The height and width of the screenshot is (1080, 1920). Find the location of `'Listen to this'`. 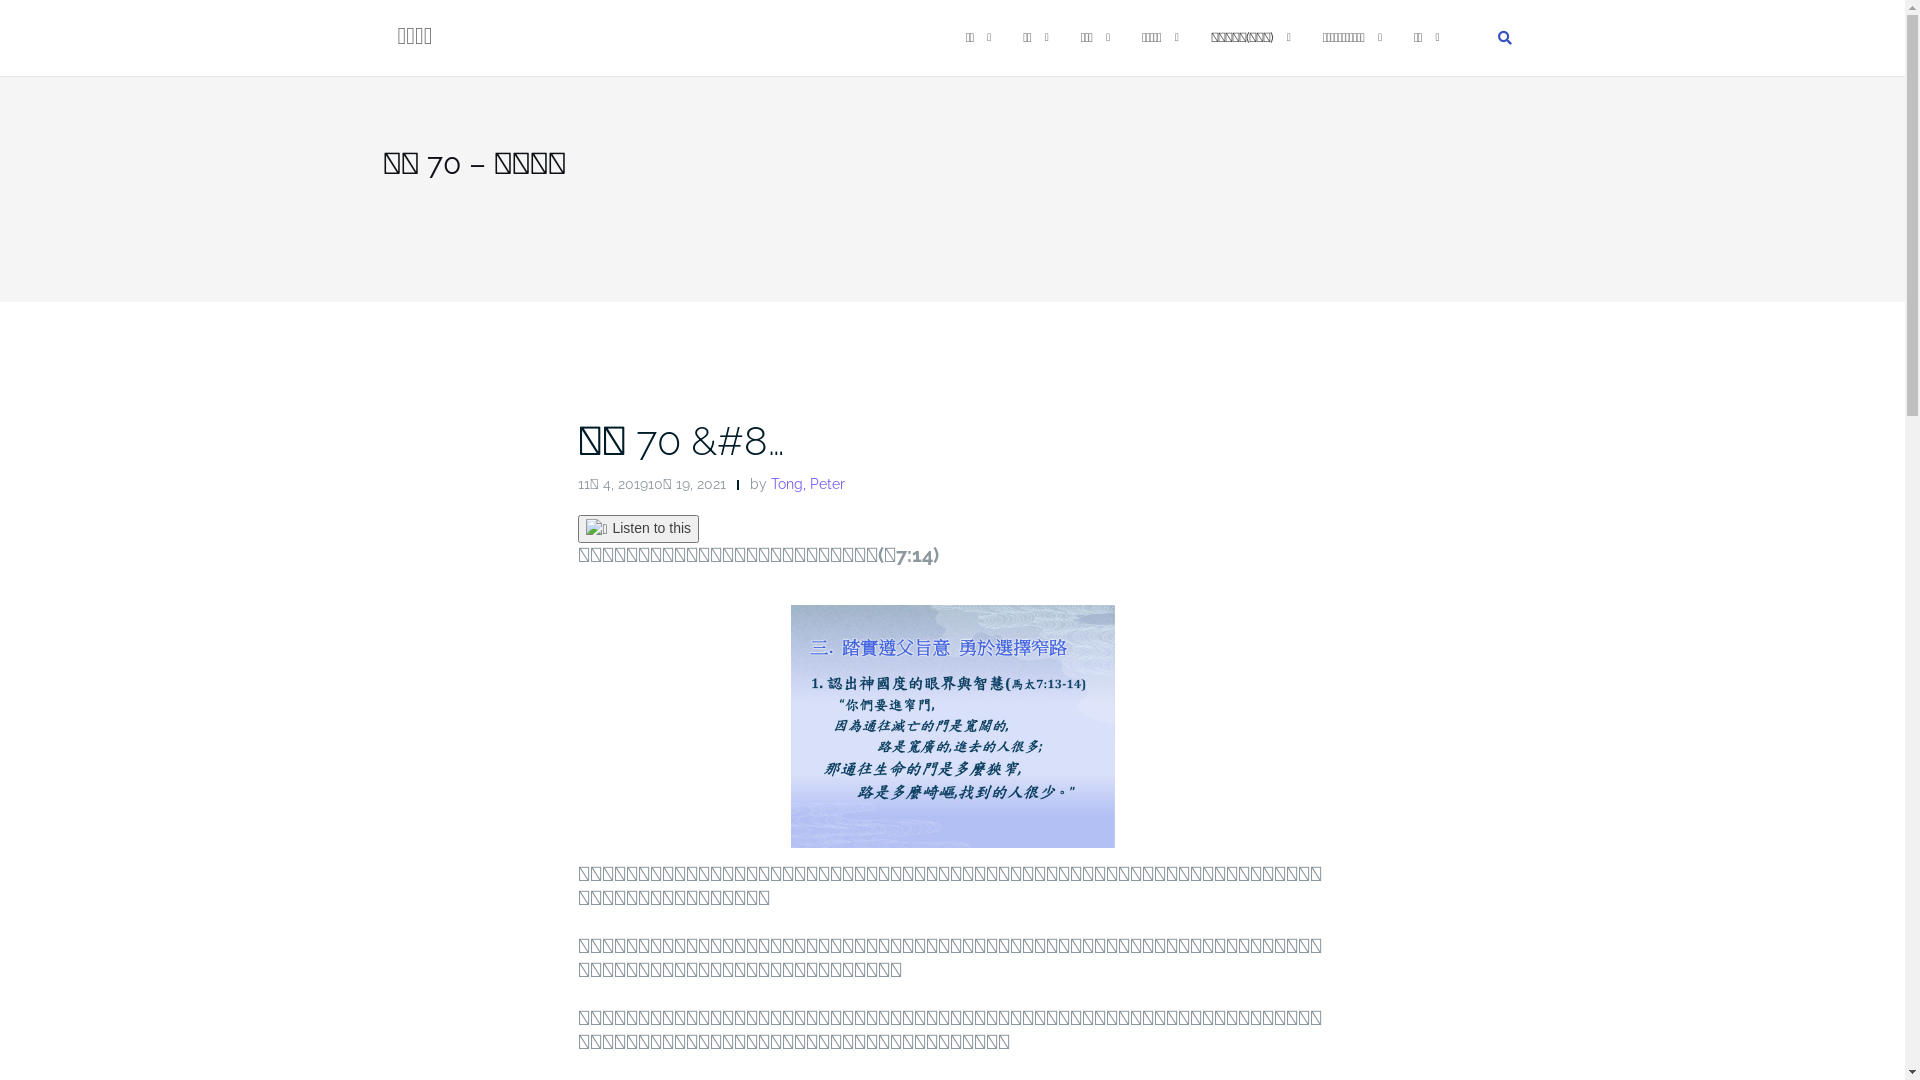

'Listen to this' is located at coordinates (637, 527).